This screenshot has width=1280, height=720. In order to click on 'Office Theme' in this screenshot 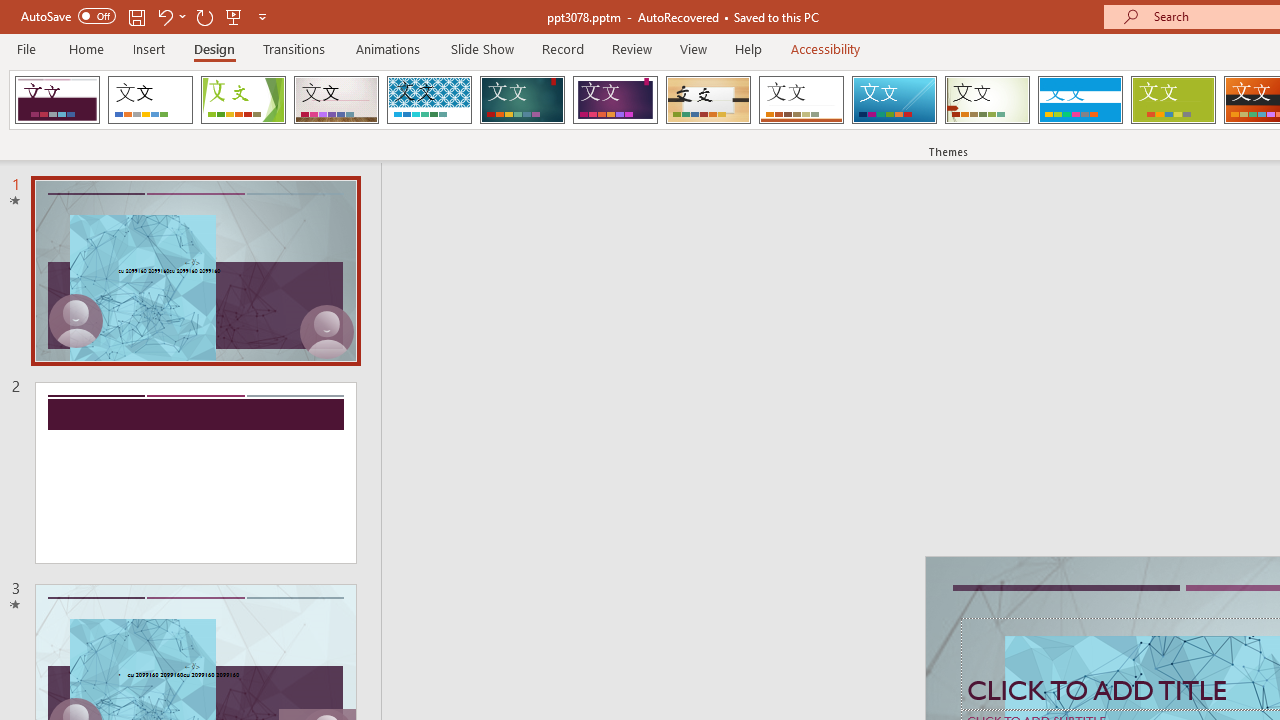, I will do `click(149, 100)`.